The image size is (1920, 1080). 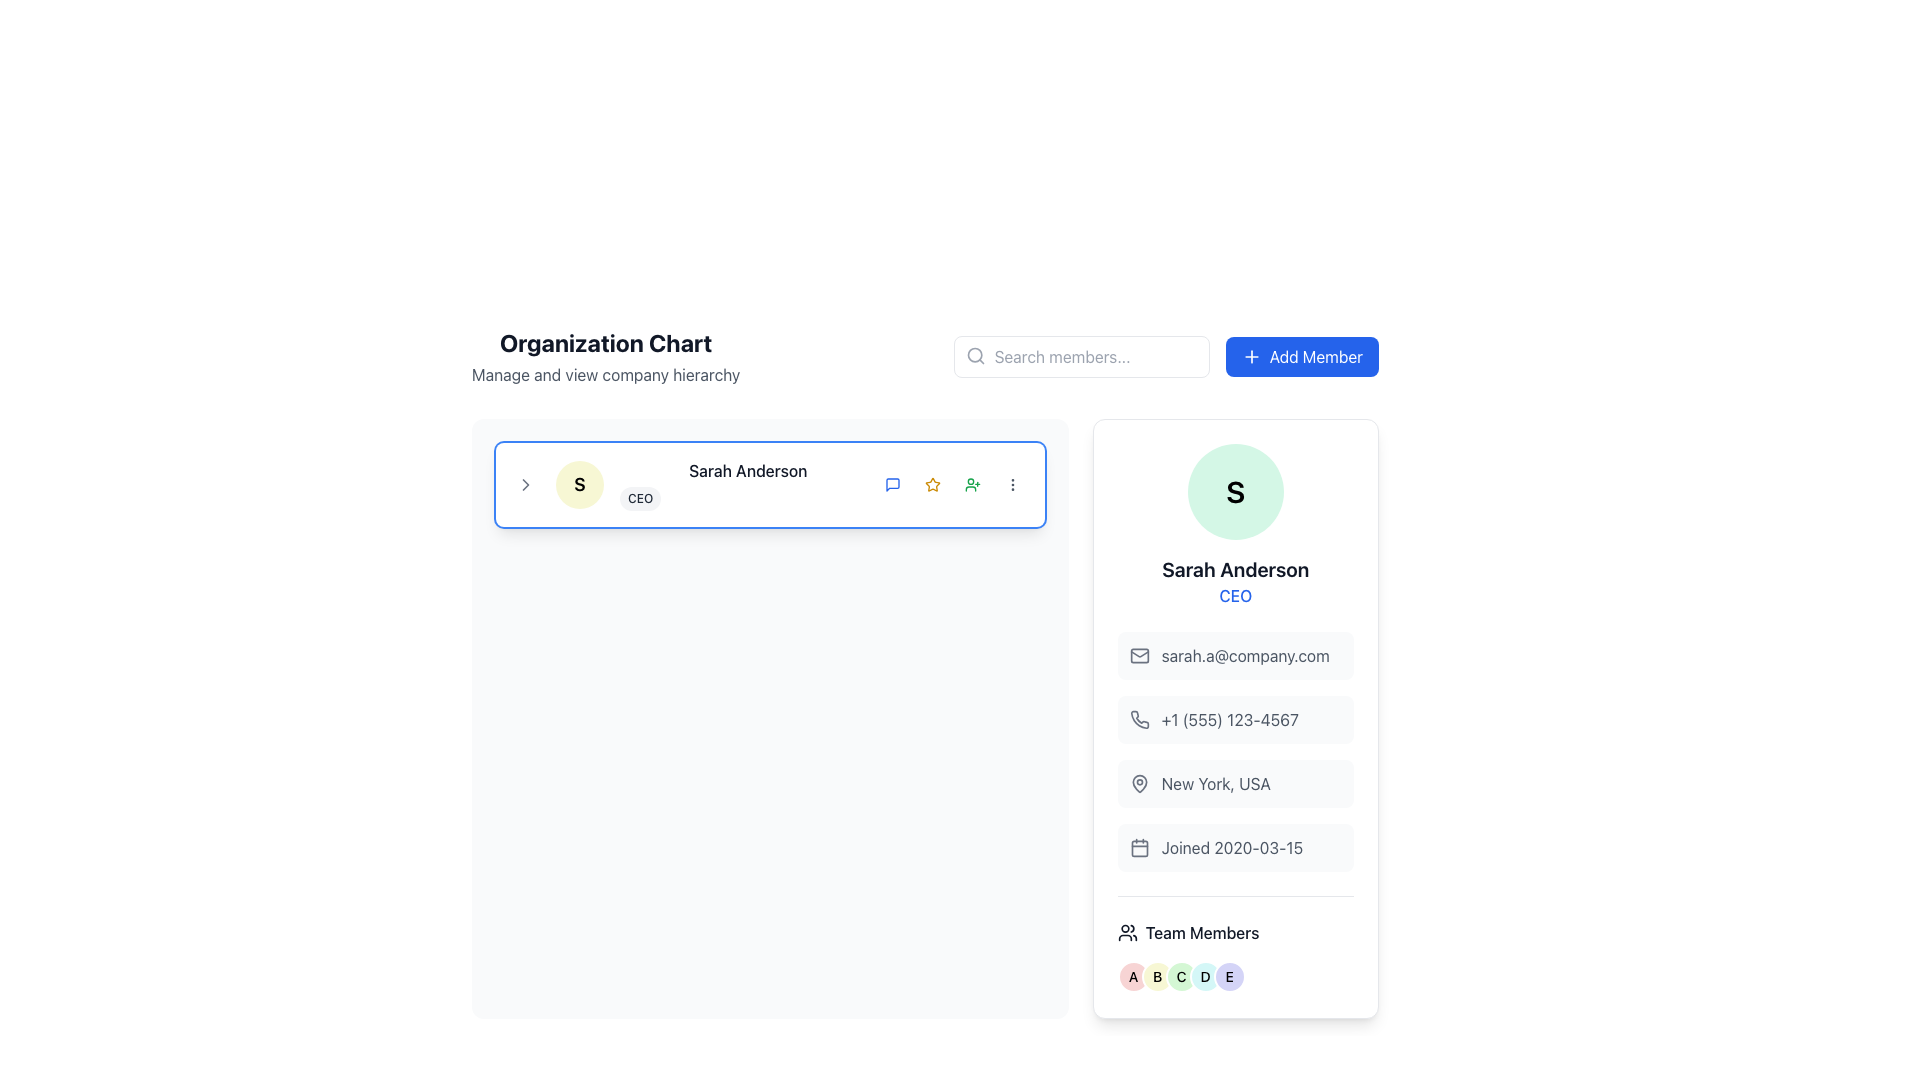 What do you see at coordinates (931, 485) in the screenshot?
I see `the star button on the right side of the user information card to mark it as a favorite. This button is the third clickable item in a horizontal group of icons, following a blue message icon` at bounding box center [931, 485].